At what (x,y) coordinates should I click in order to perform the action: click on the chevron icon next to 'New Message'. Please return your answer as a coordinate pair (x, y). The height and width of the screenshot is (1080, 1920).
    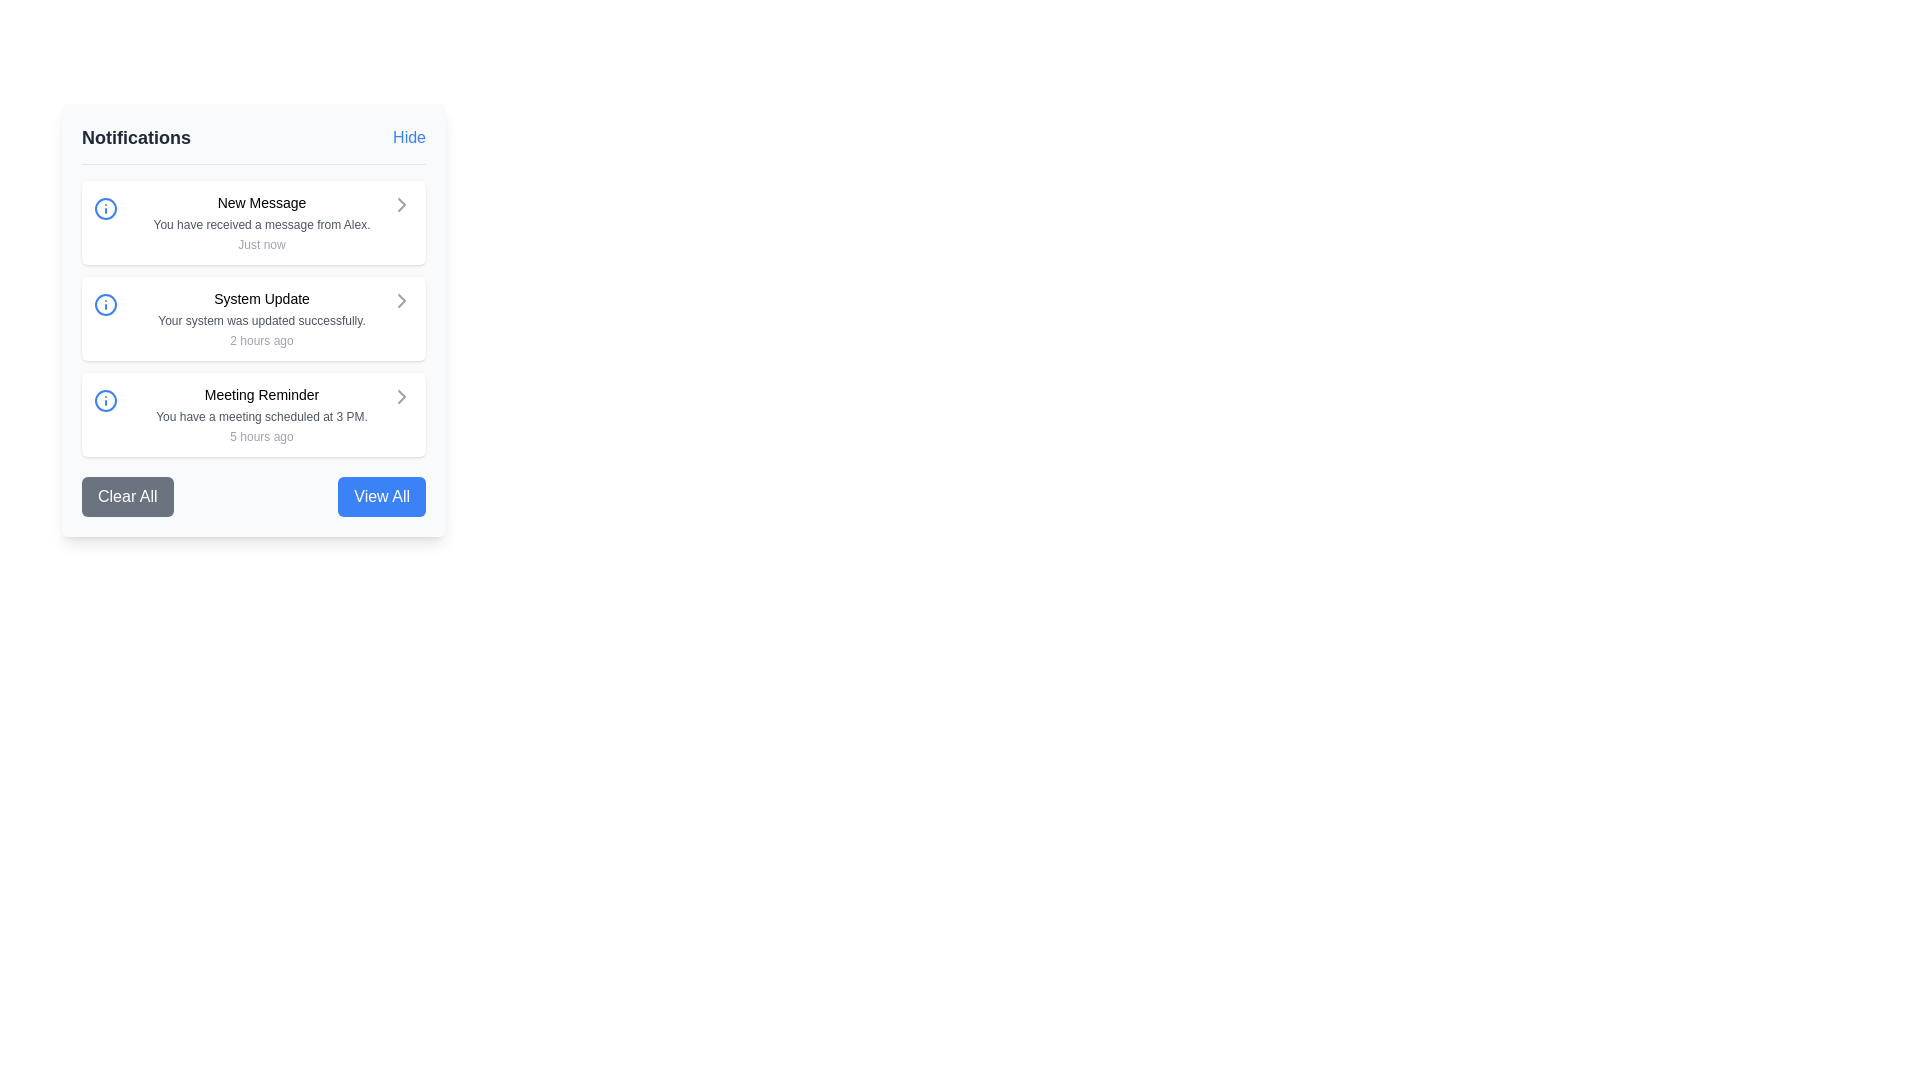
    Looking at the image, I should click on (401, 204).